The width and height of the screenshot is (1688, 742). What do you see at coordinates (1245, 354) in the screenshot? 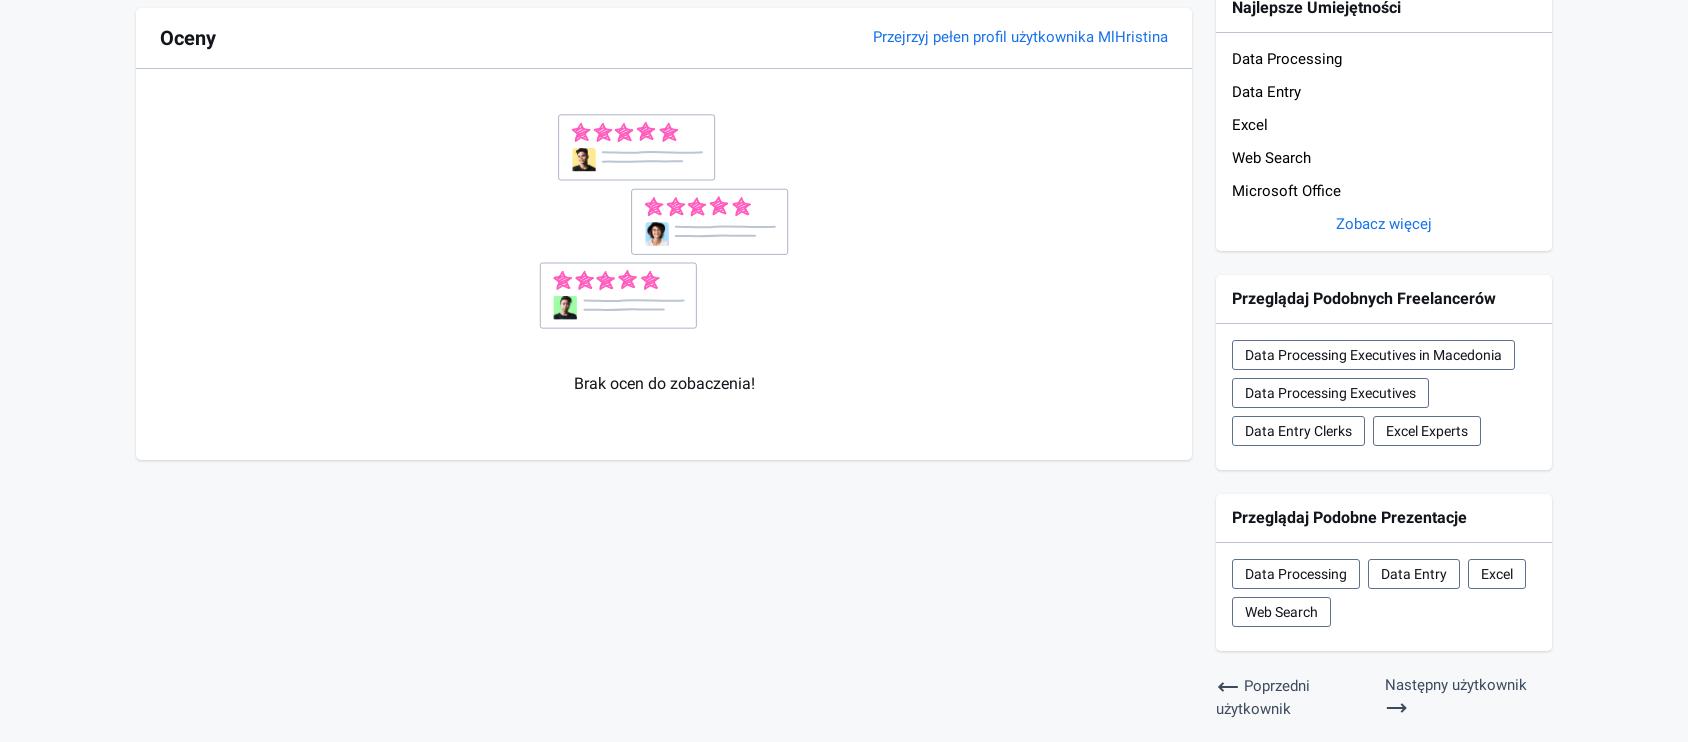
I see `'Data Processing Executives in Macedonia'` at bounding box center [1245, 354].